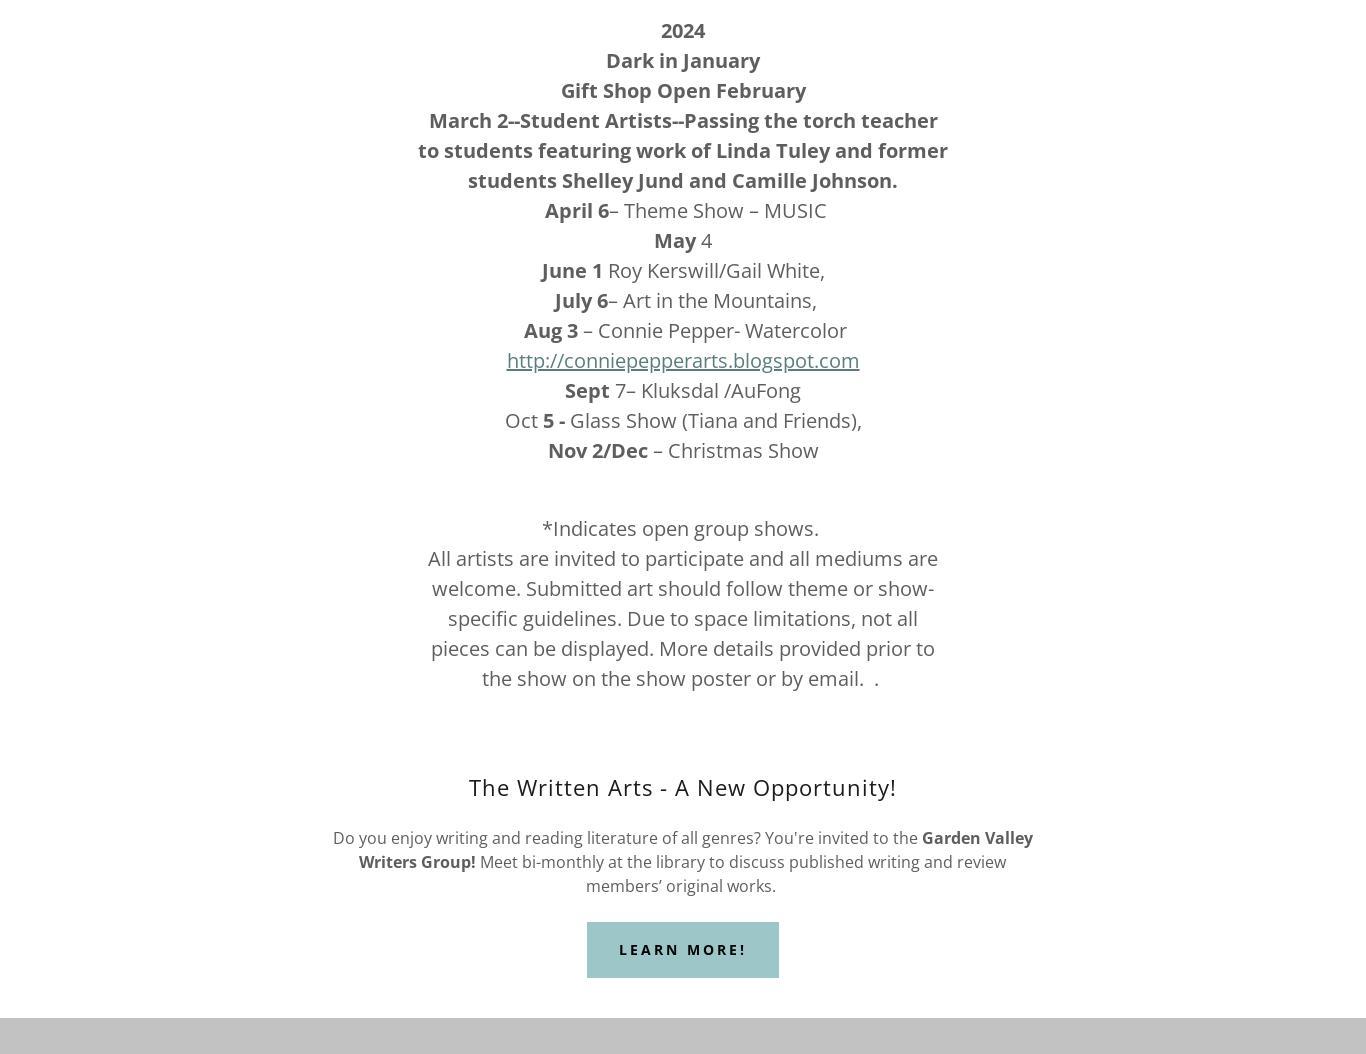  Describe the element at coordinates (681, 89) in the screenshot. I see `'Gift Shop Open February'` at that location.